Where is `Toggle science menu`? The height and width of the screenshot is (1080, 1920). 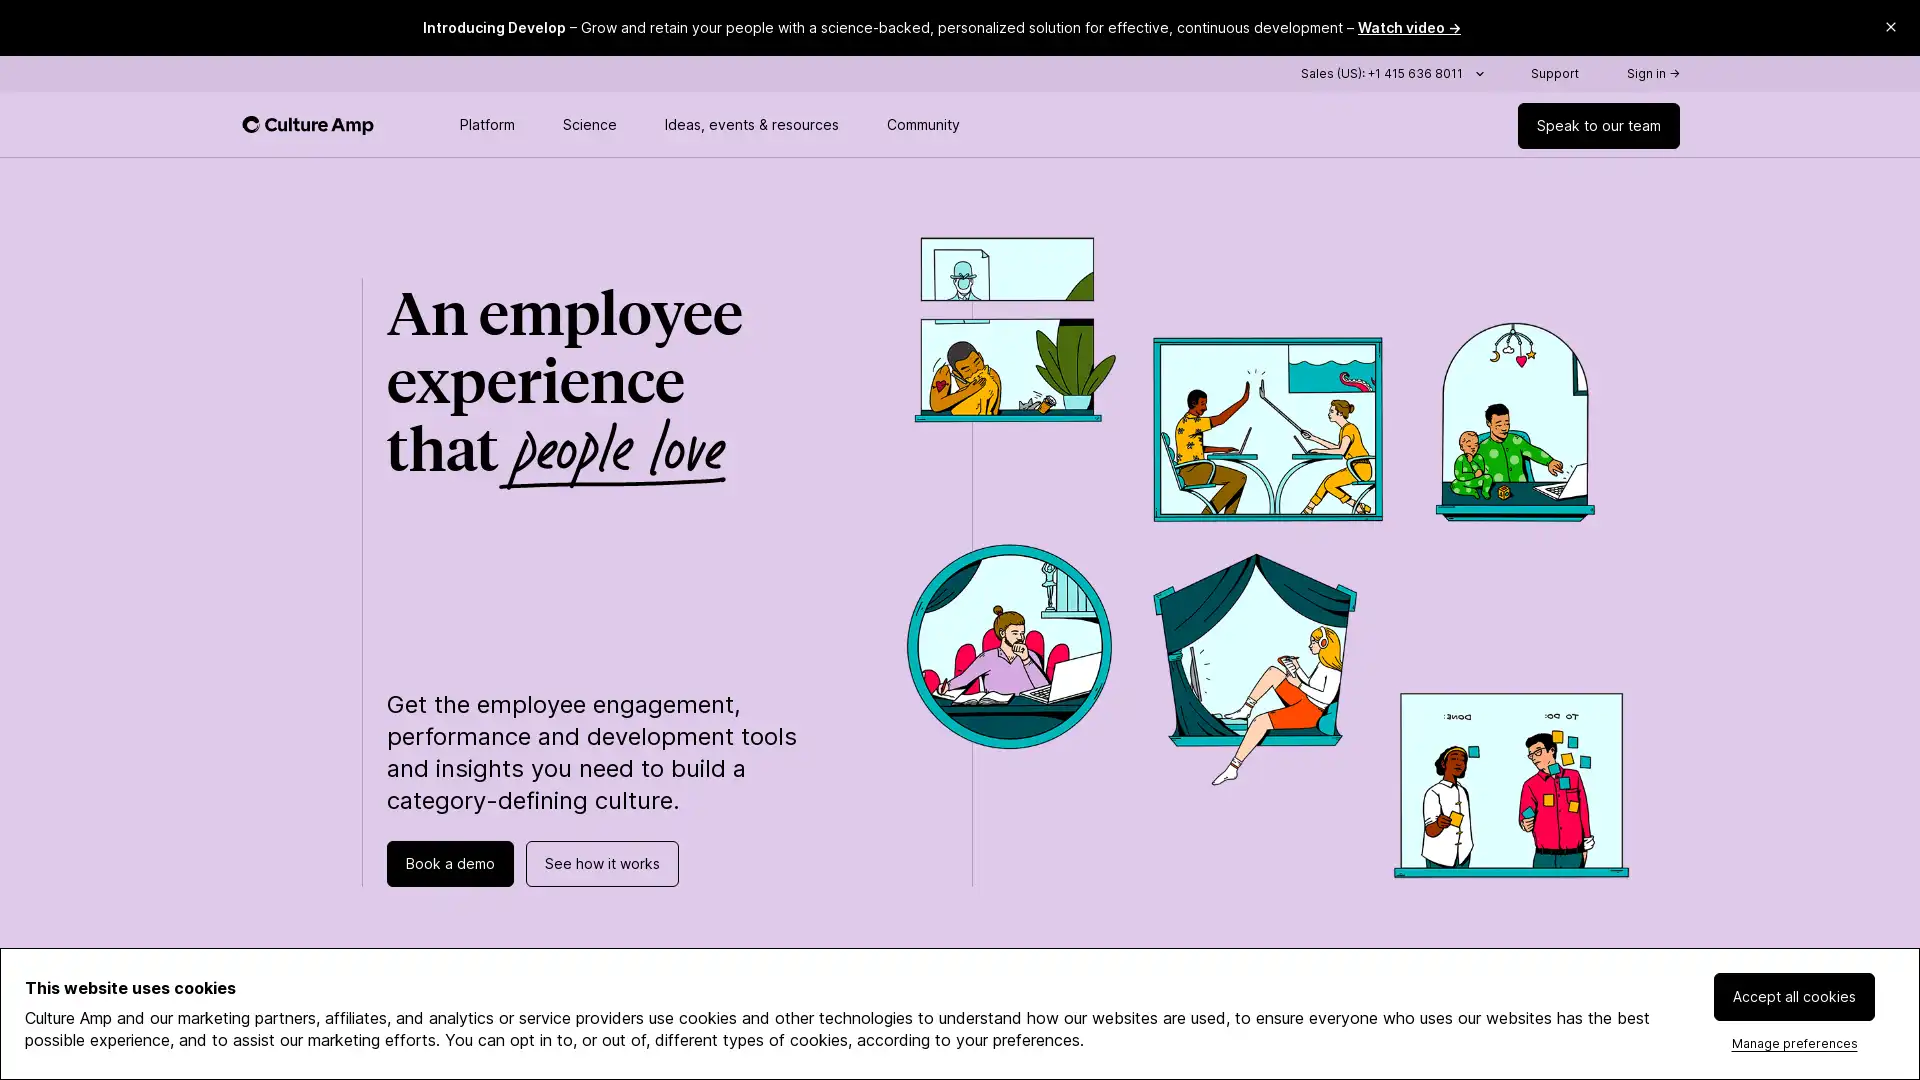 Toggle science menu is located at coordinates (589, 125).